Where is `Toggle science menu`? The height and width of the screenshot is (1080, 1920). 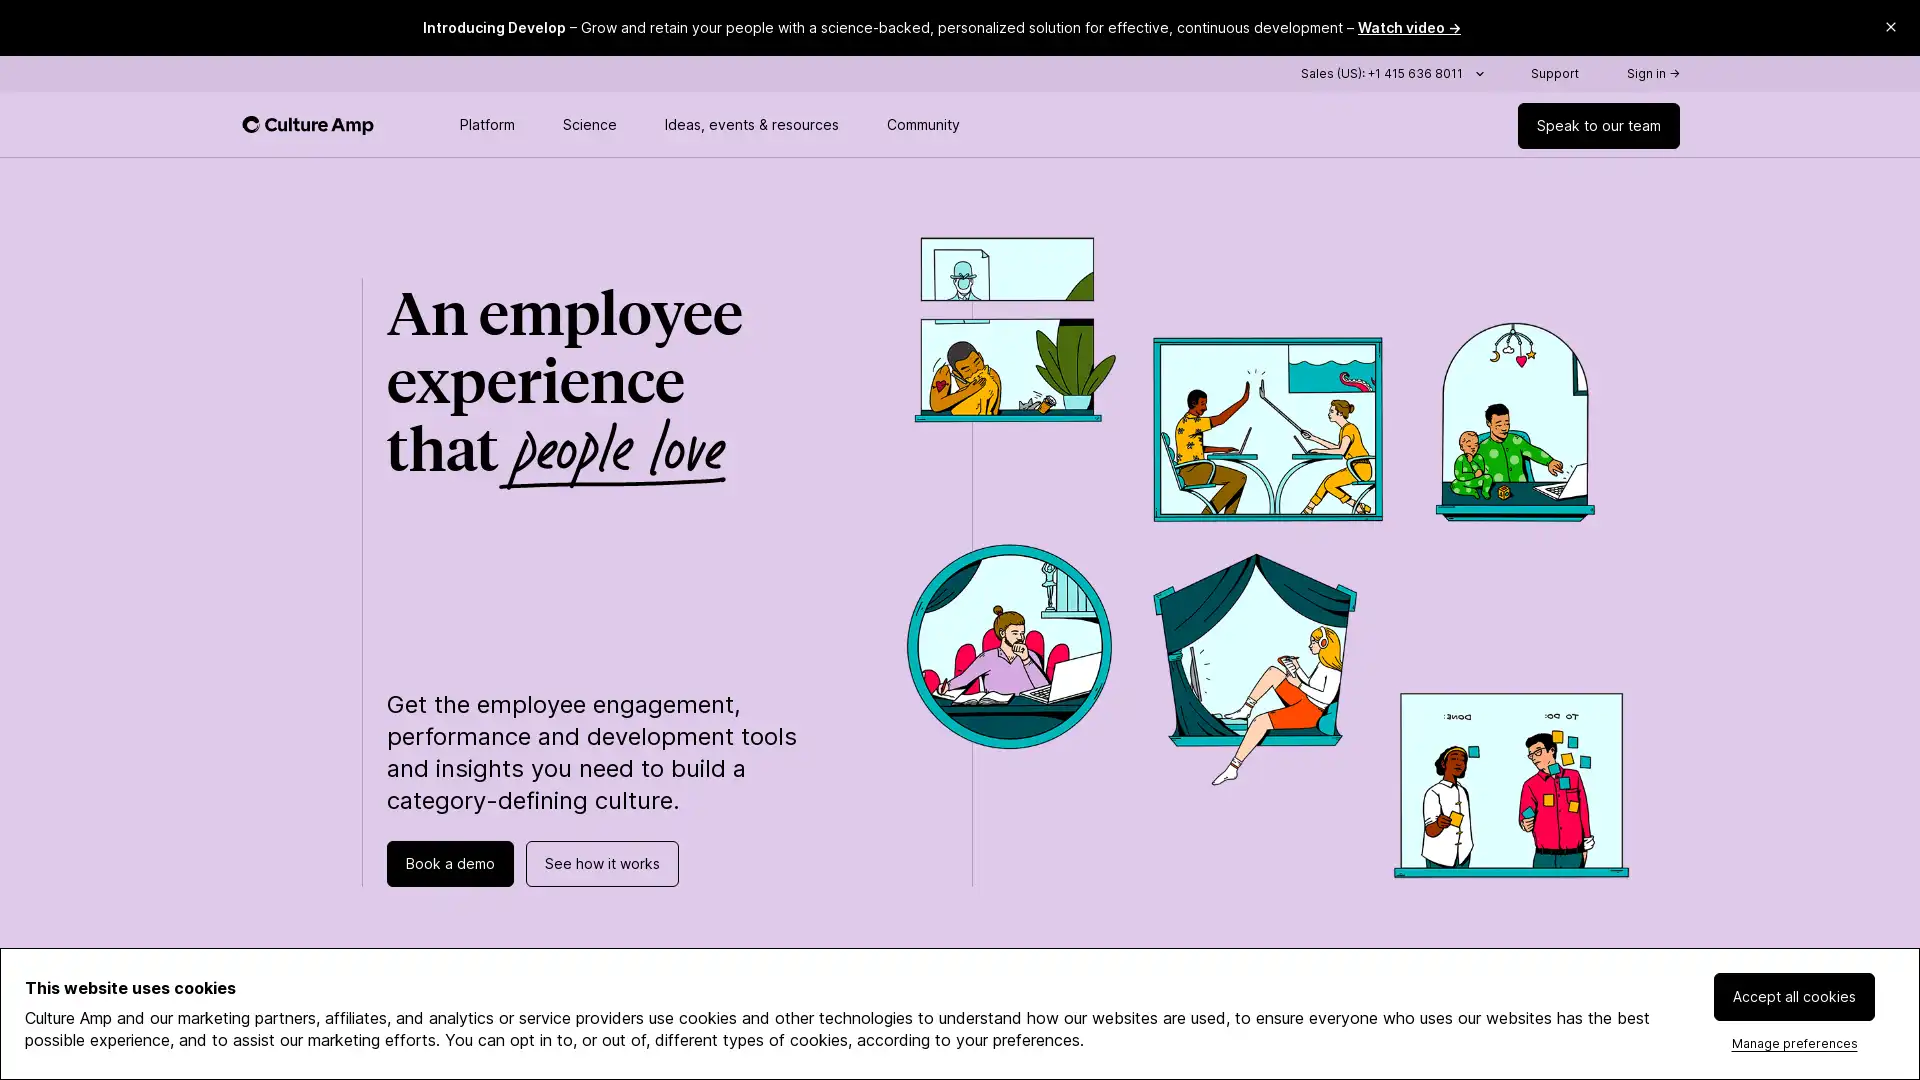 Toggle science menu is located at coordinates (589, 125).